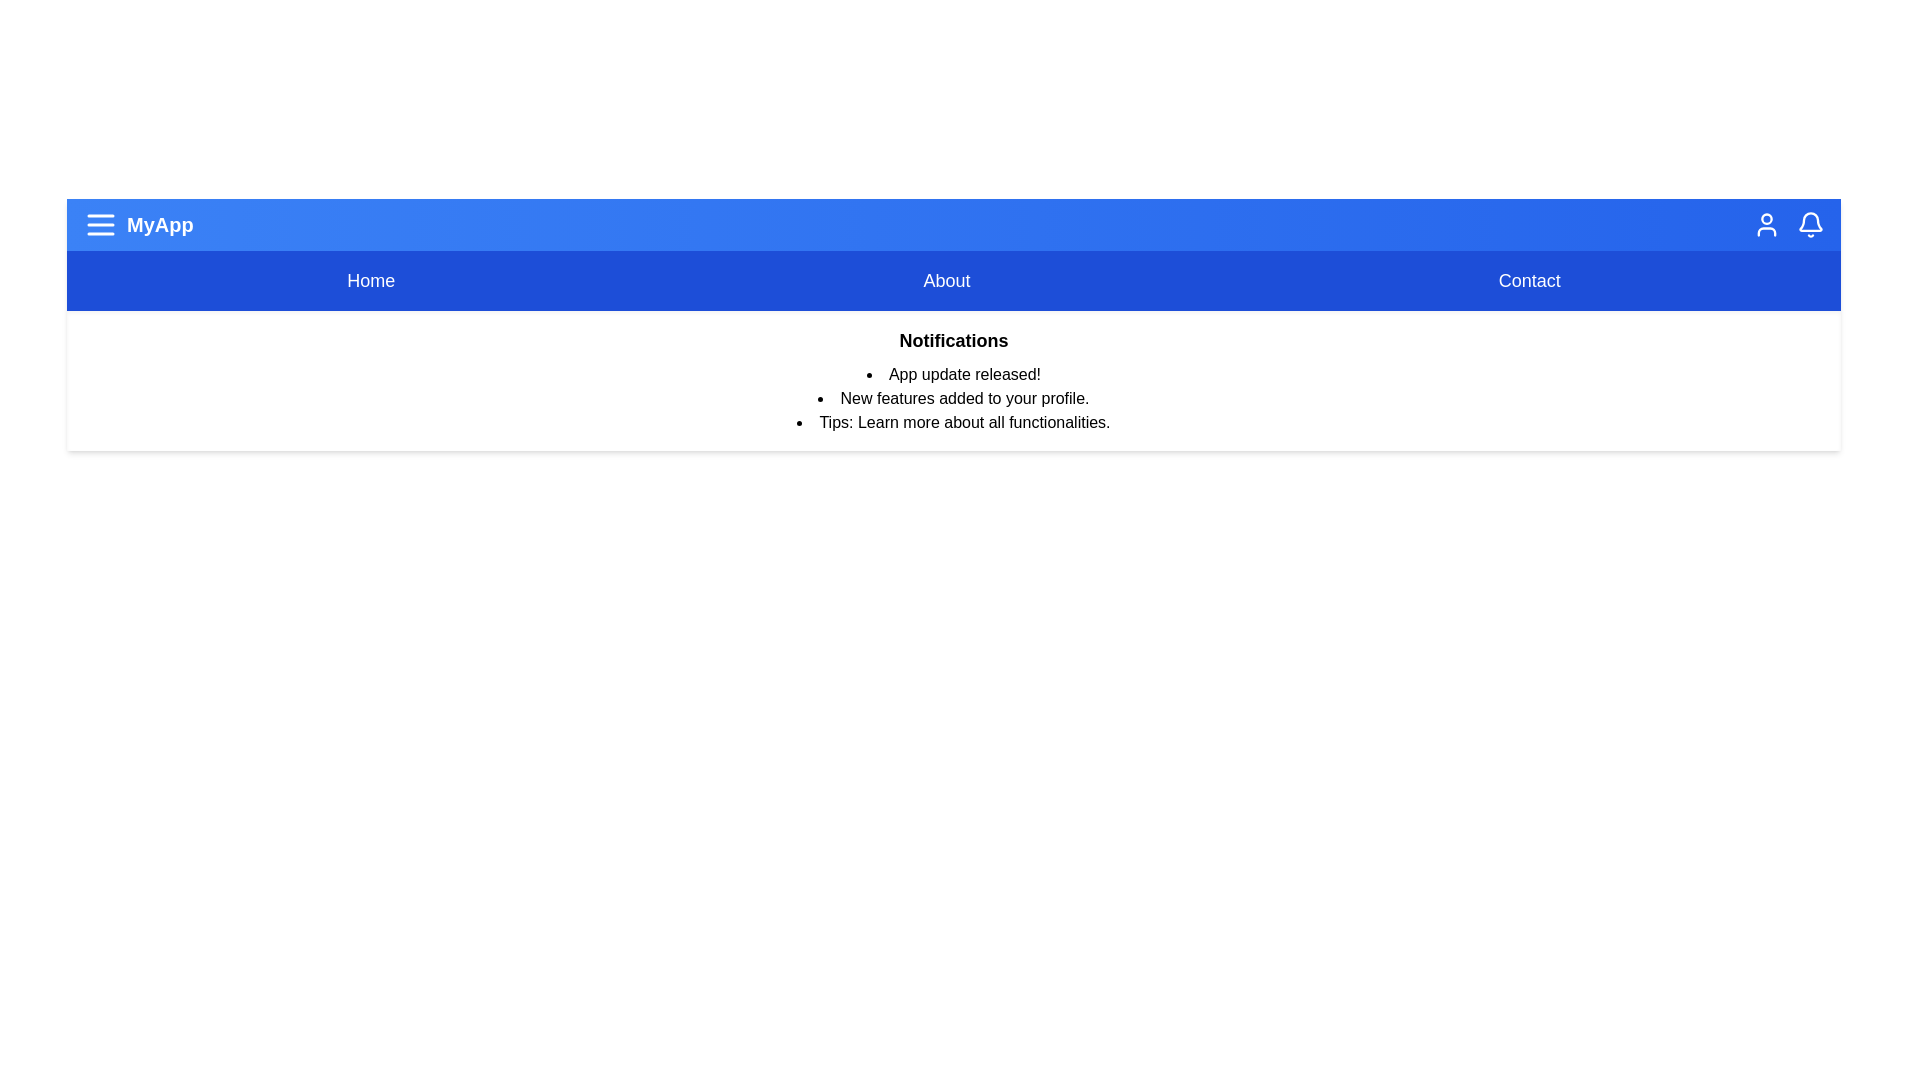 The height and width of the screenshot is (1080, 1920). Describe the element at coordinates (945, 281) in the screenshot. I see `the menu item to navigate to About` at that location.